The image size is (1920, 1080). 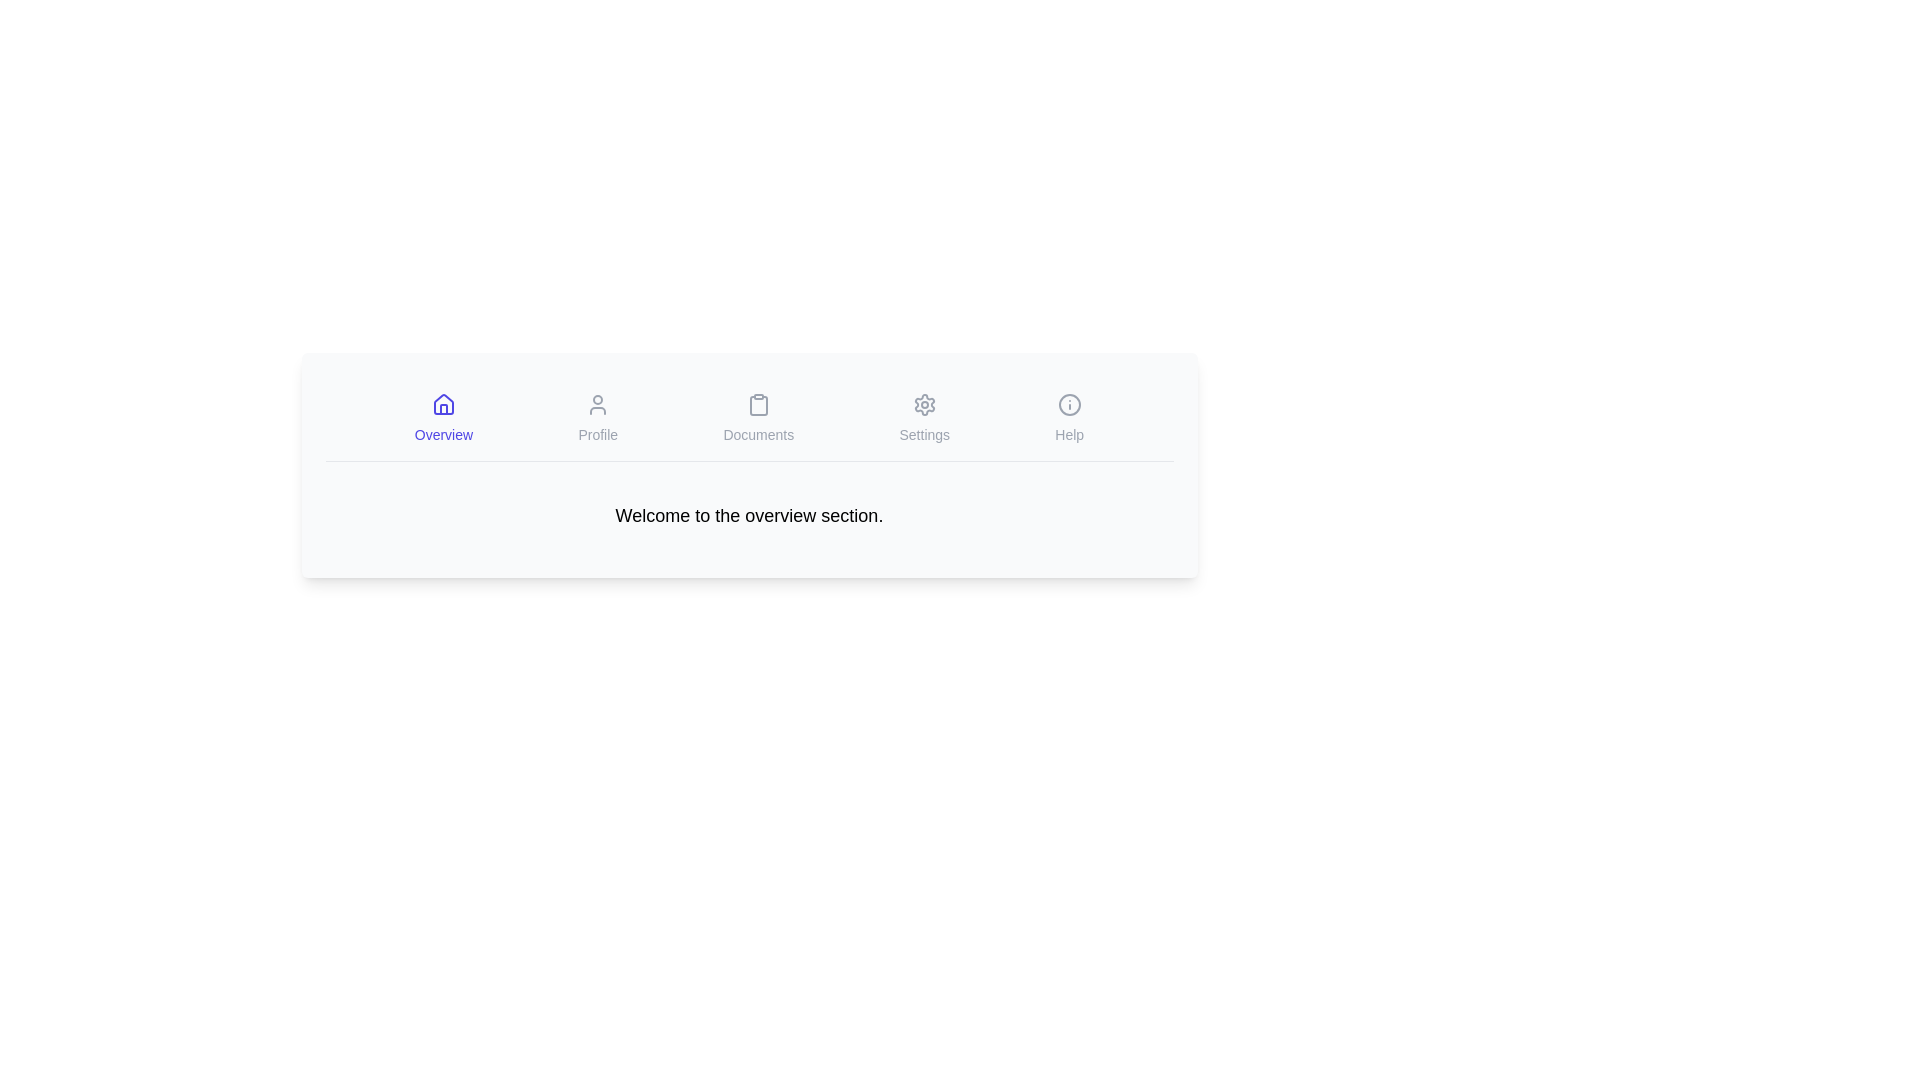 What do you see at coordinates (923, 405) in the screenshot?
I see `the gear-like icon button located in the horizontal menu bar` at bounding box center [923, 405].